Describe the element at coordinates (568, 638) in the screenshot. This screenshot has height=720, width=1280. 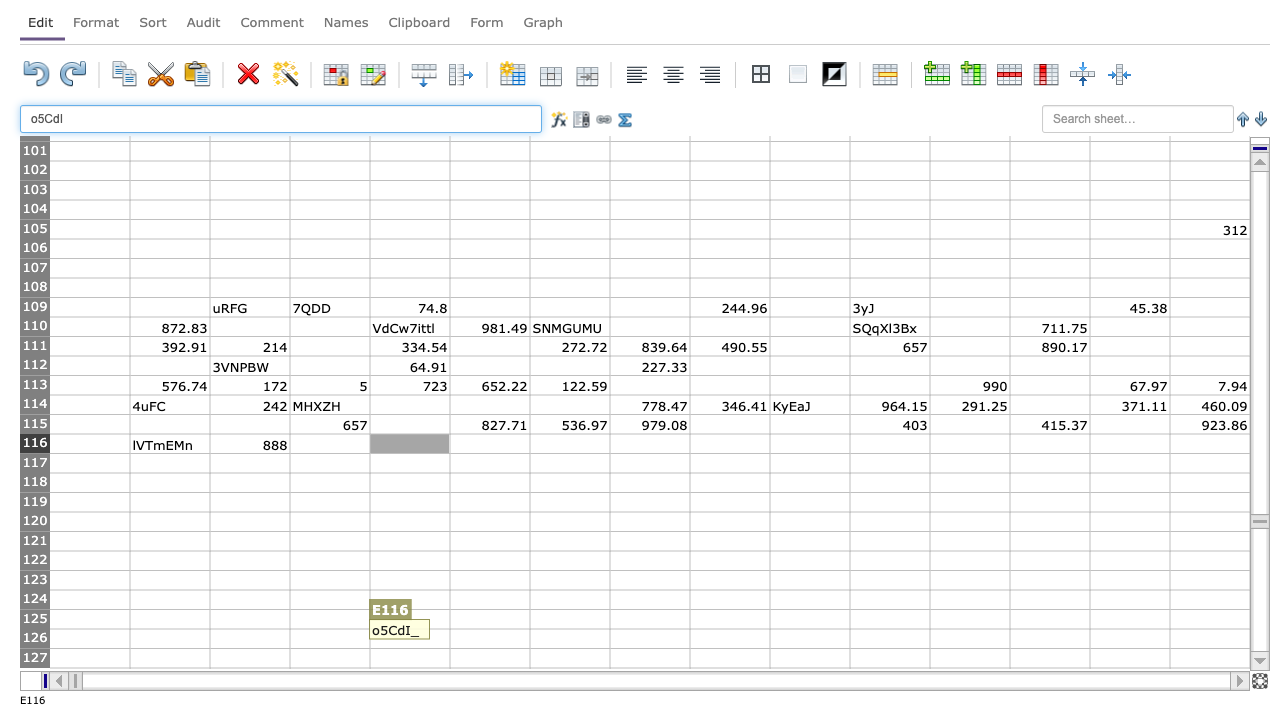
I see `Col: G, Row: 126` at that location.